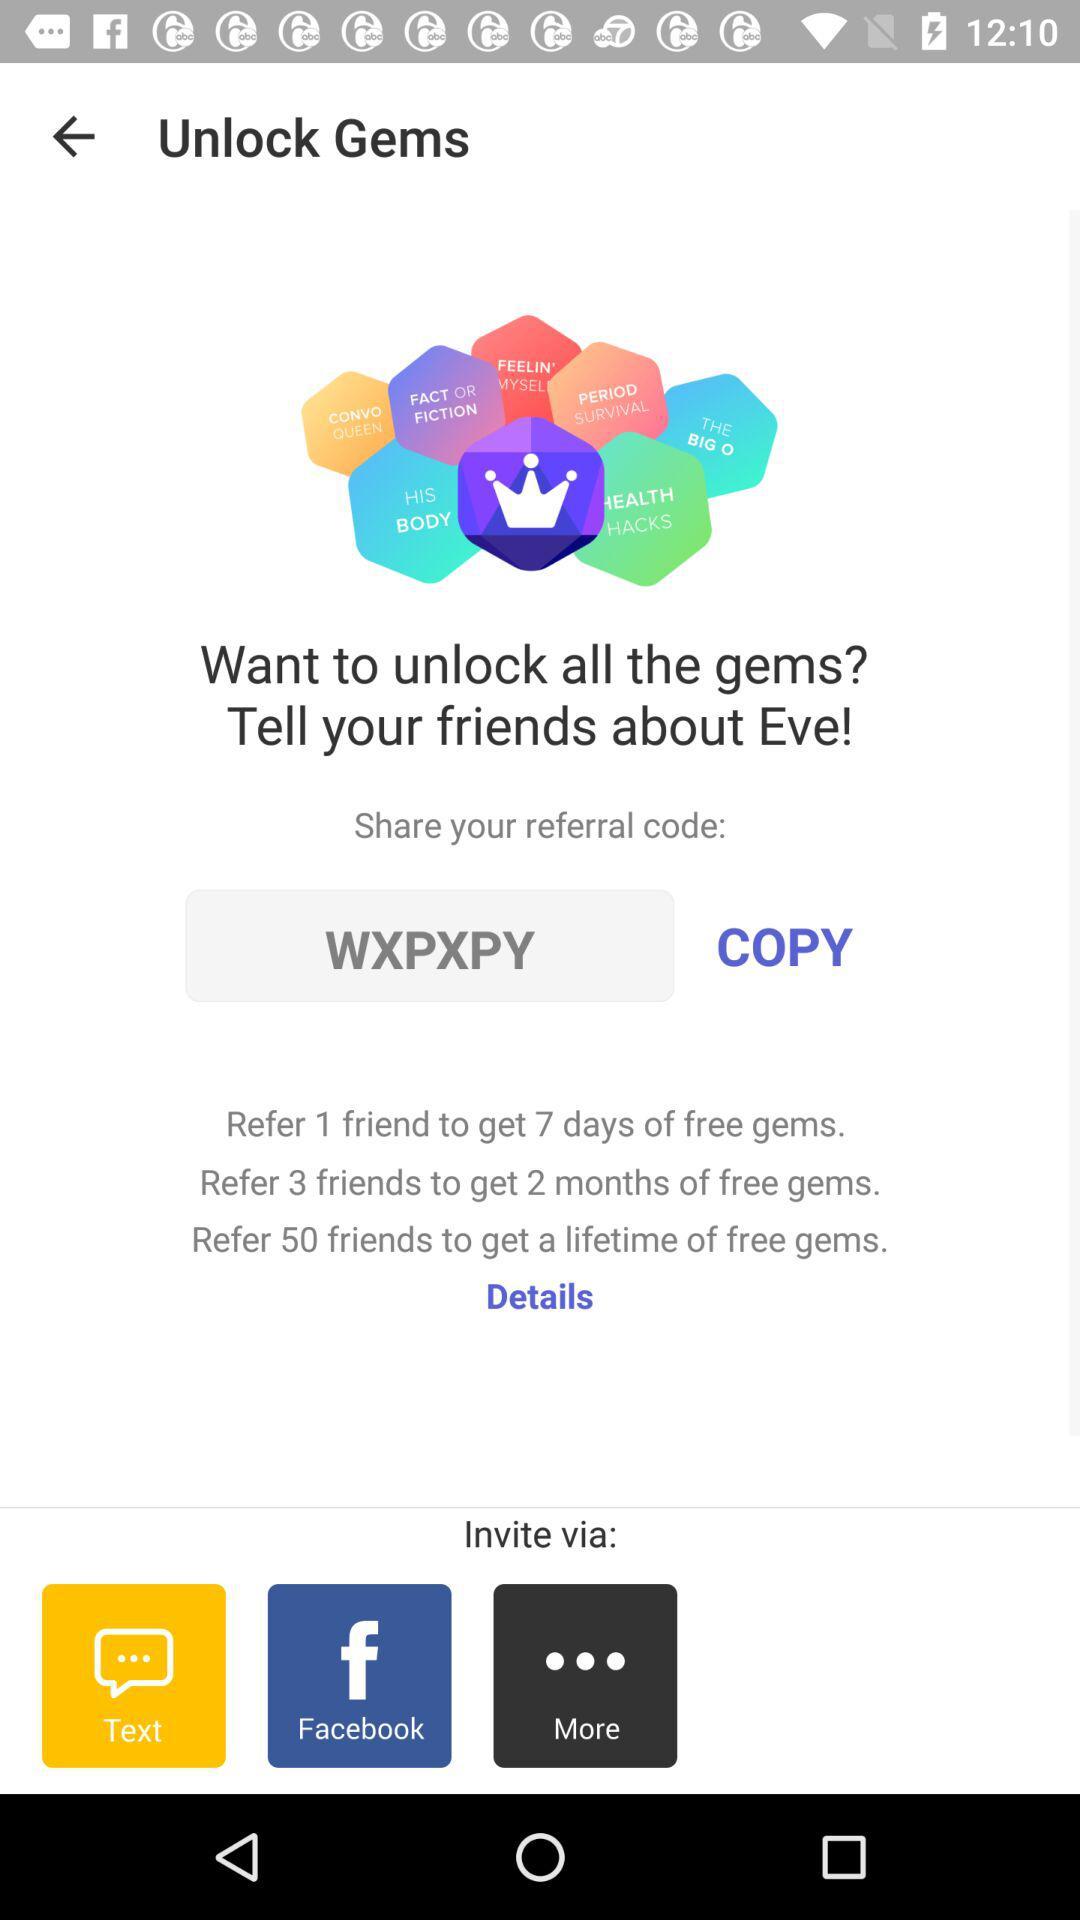 This screenshot has width=1080, height=1920. I want to click on icon below the invite via: item, so click(585, 1675).